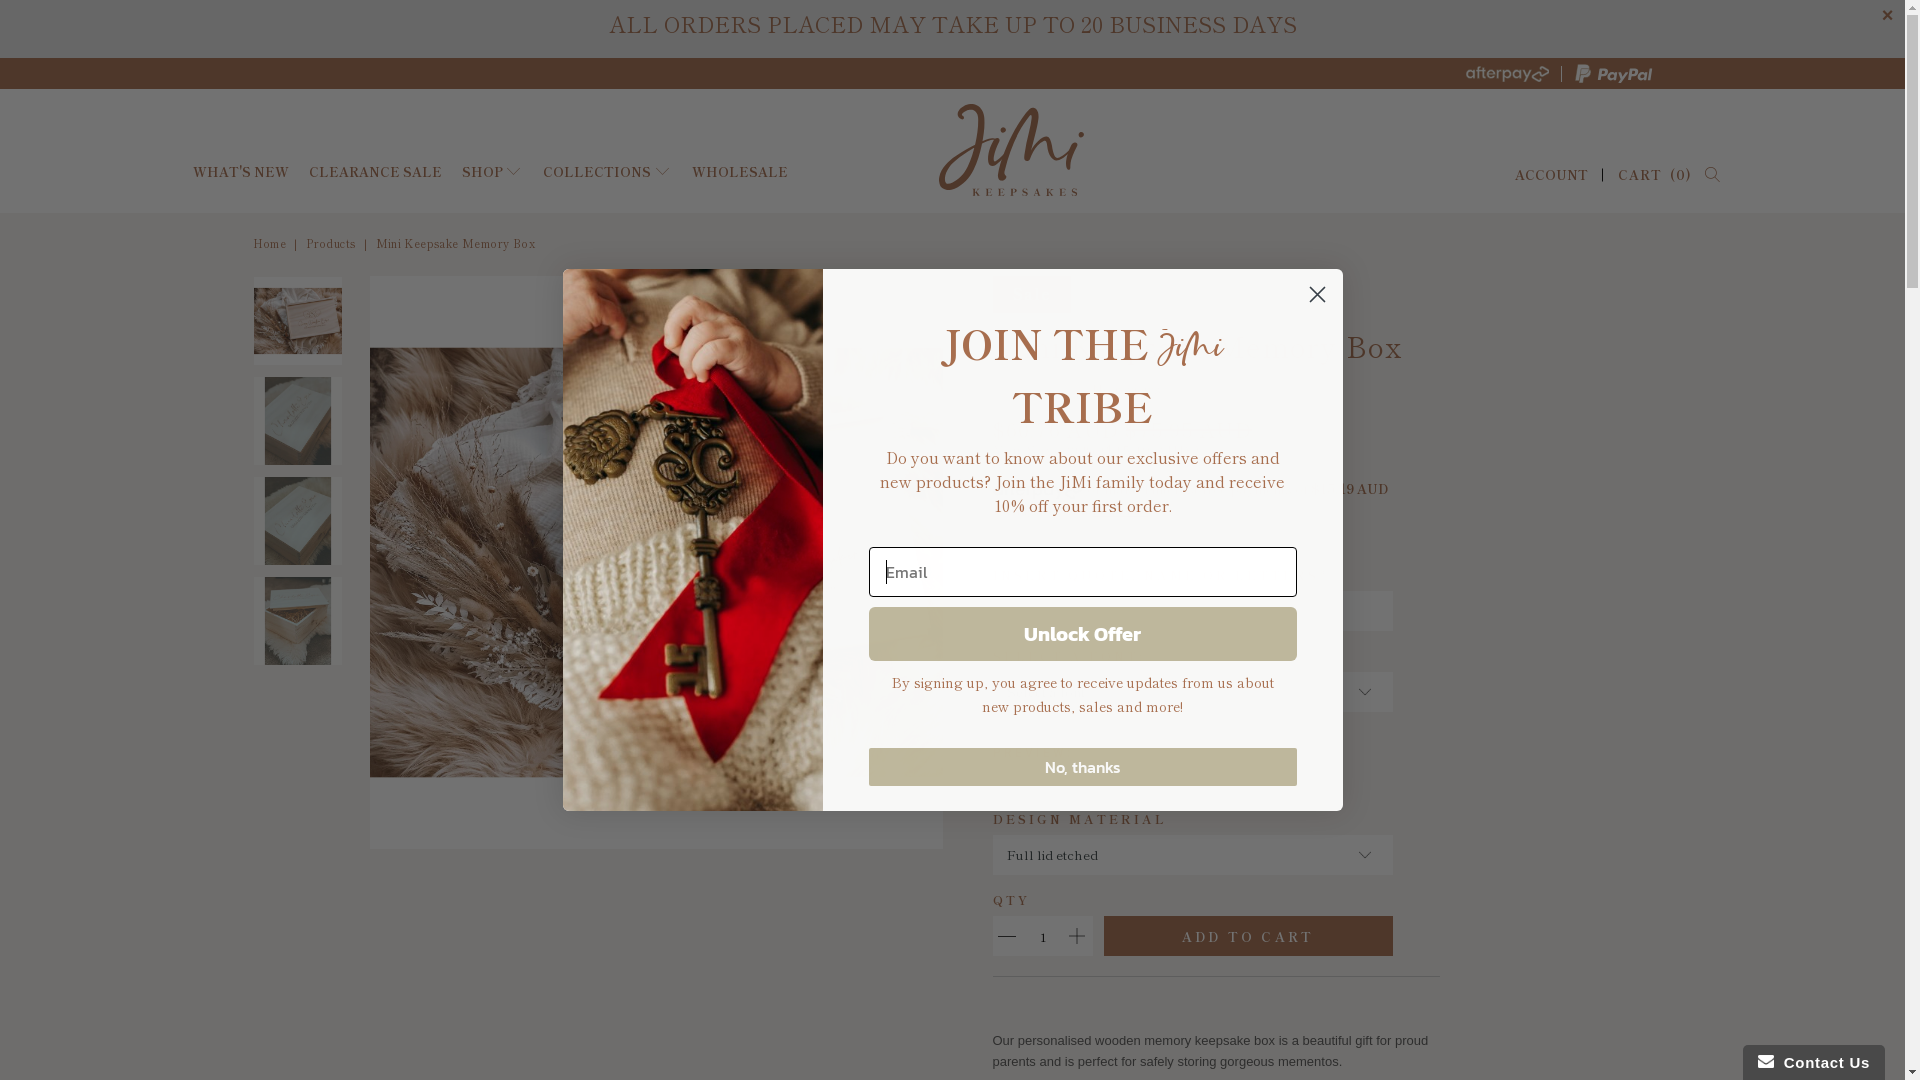  What do you see at coordinates (240, 171) in the screenshot?
I see `'WHAT'S NEW'` at bounding box center [240, 171].